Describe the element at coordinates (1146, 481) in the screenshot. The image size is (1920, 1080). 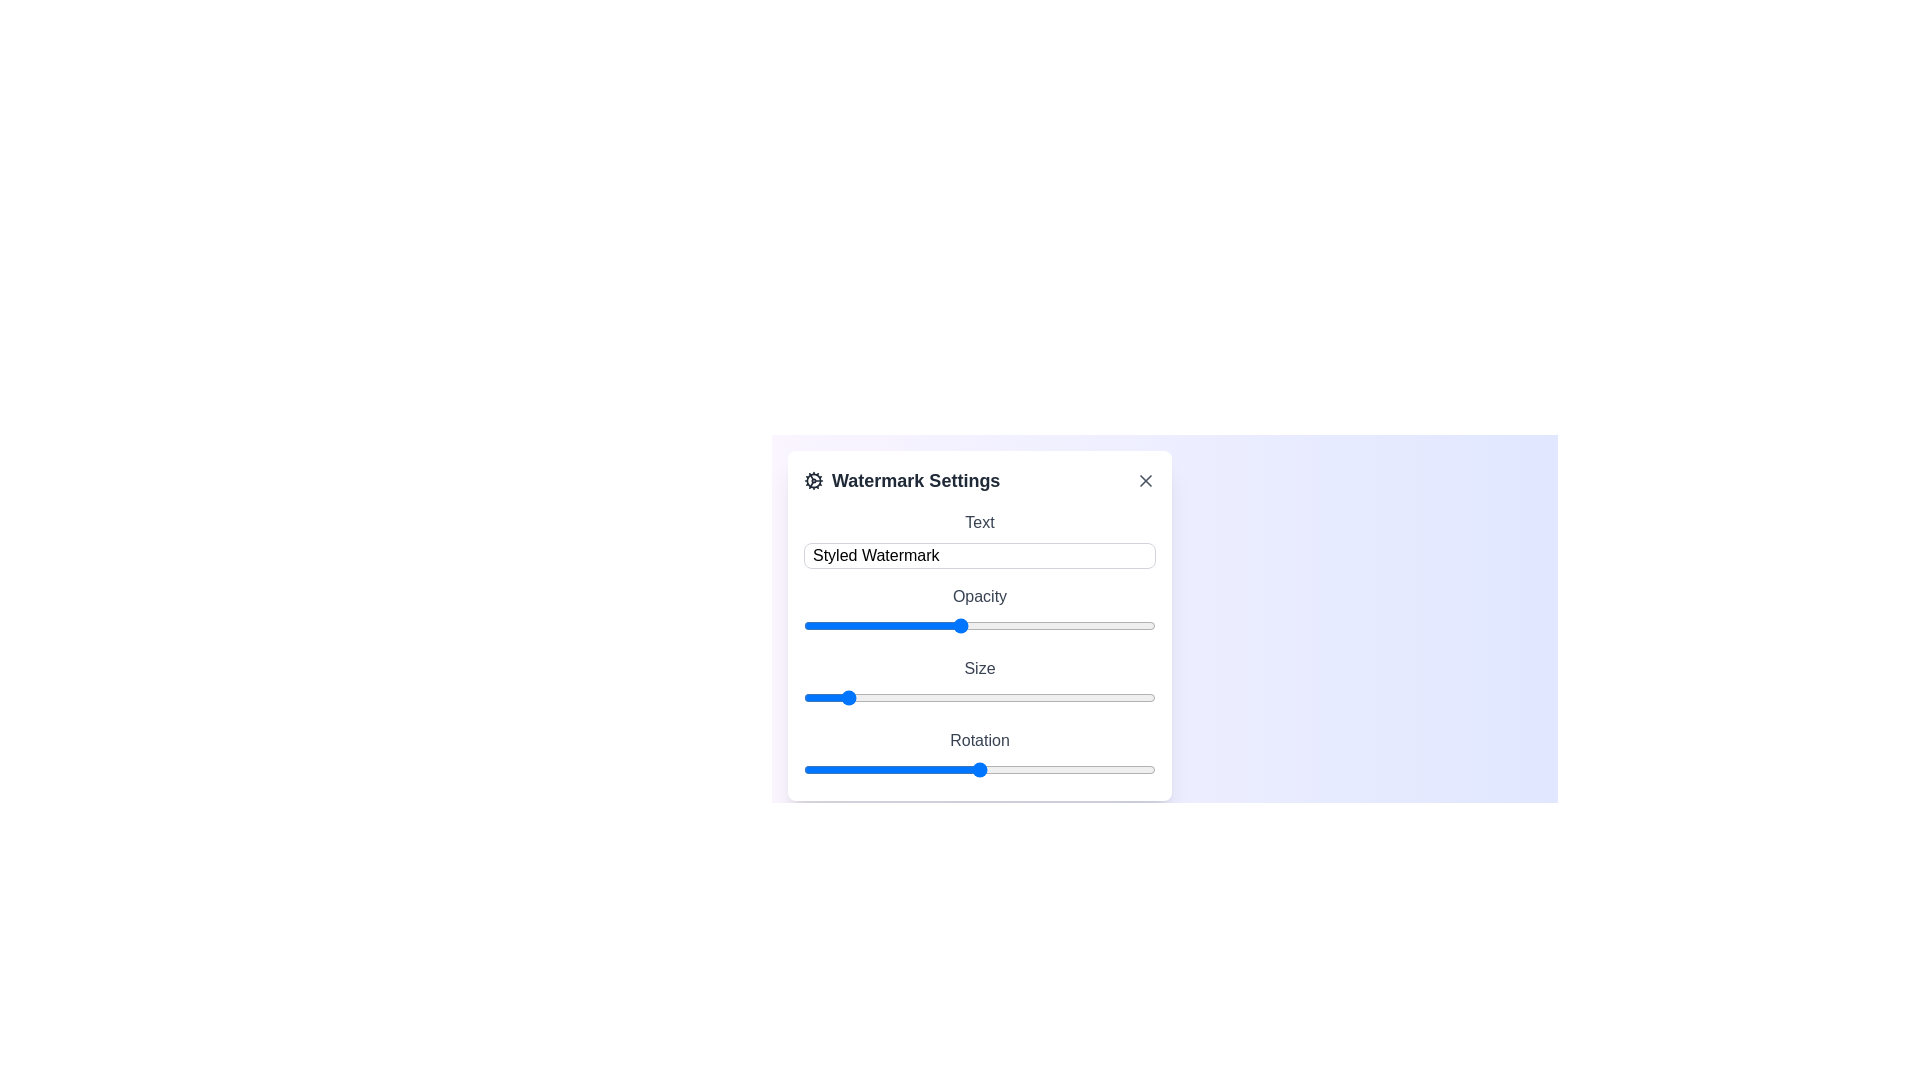
I see `the close button located in the header section of the 'Watermark Settings' modal` at that location.